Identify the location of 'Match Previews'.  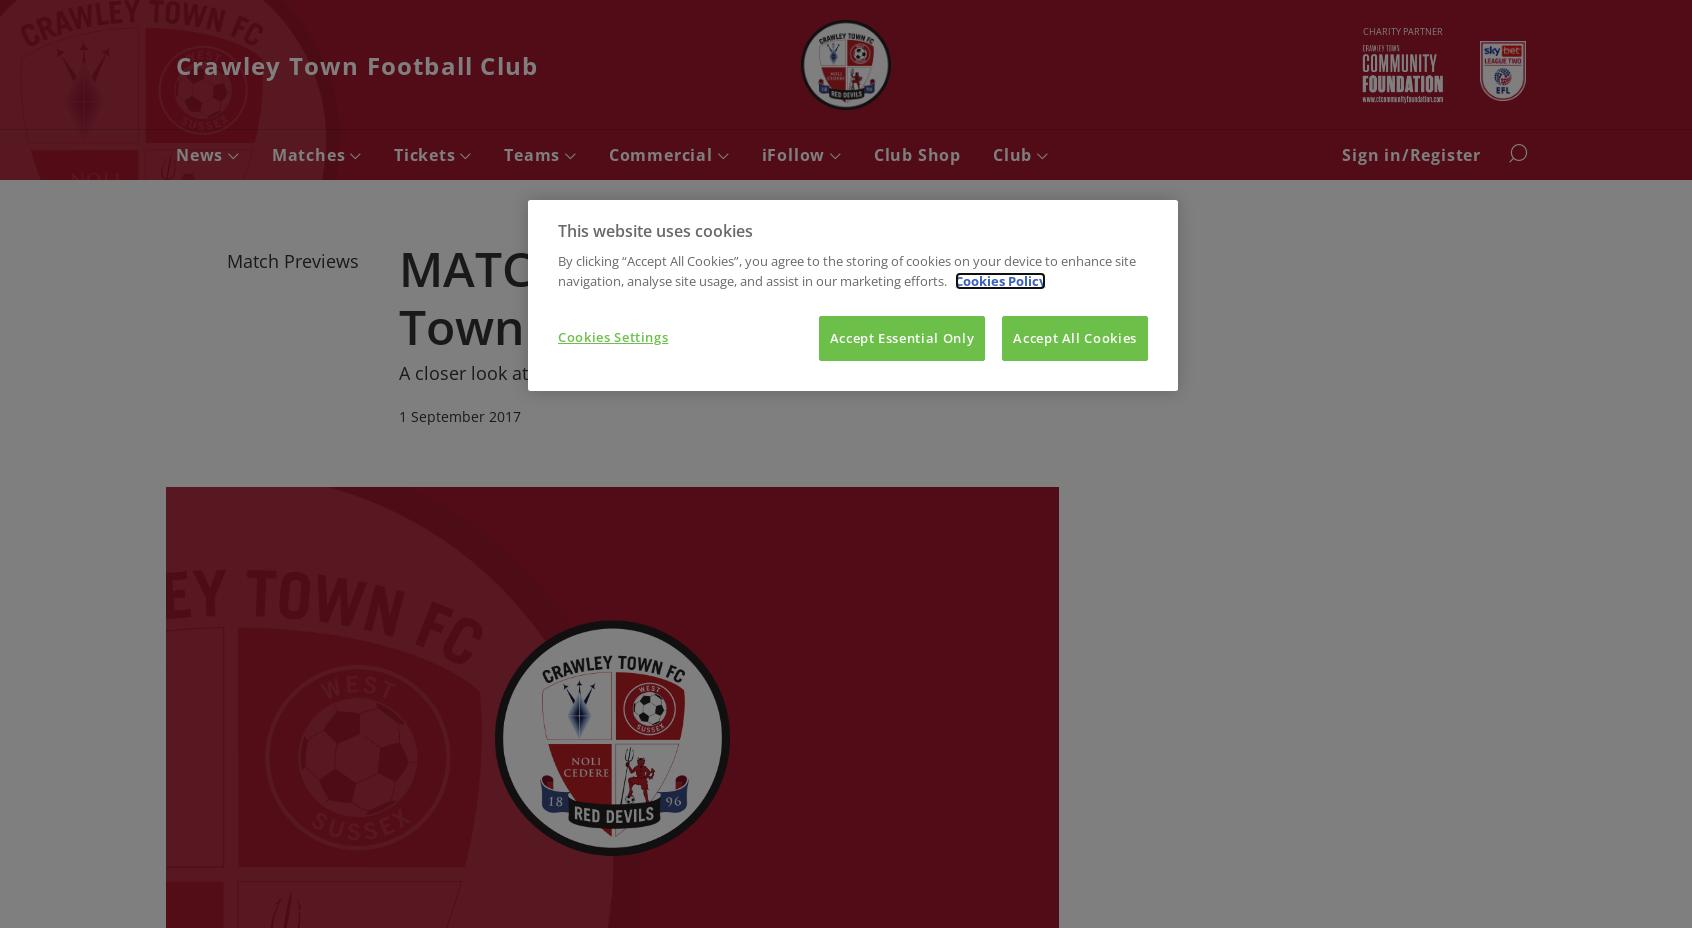
(292, 259).